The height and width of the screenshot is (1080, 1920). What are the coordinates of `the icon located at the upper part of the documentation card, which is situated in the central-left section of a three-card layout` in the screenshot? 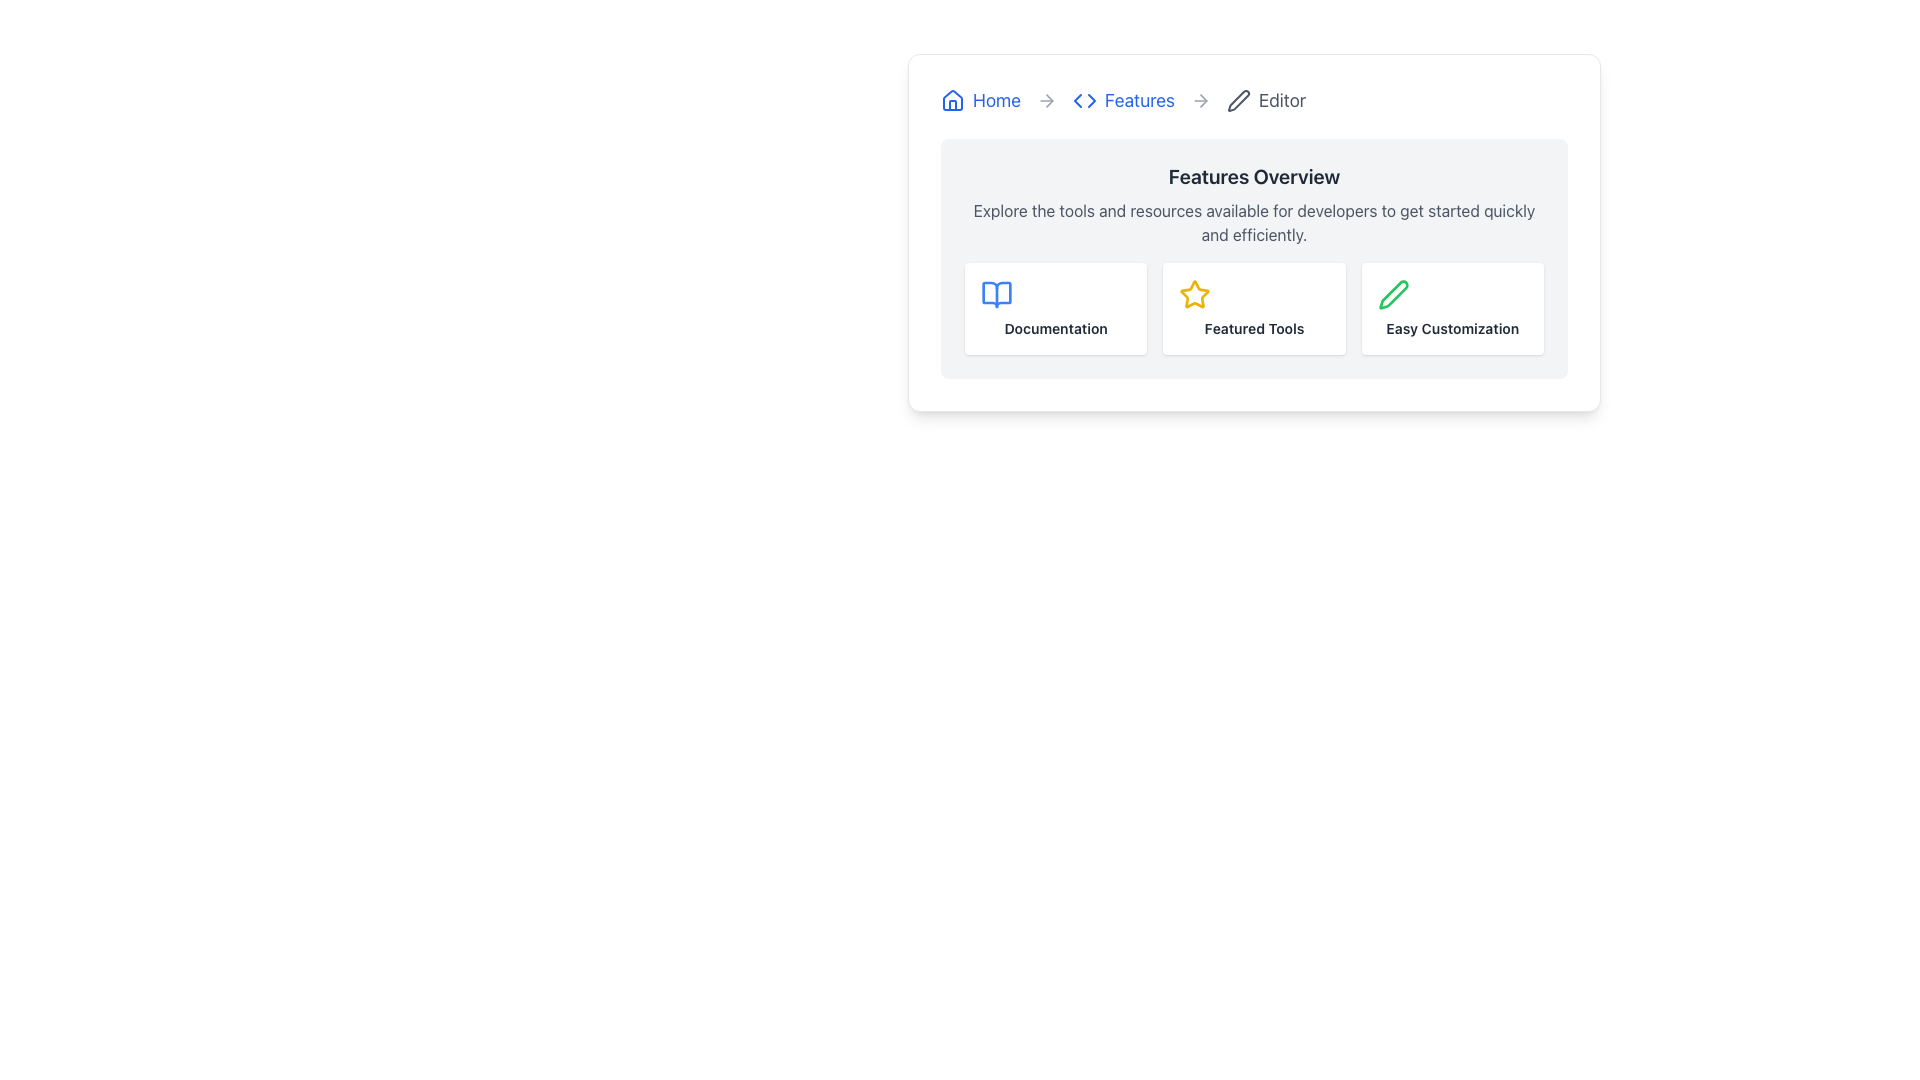 It's located at (997, 294).